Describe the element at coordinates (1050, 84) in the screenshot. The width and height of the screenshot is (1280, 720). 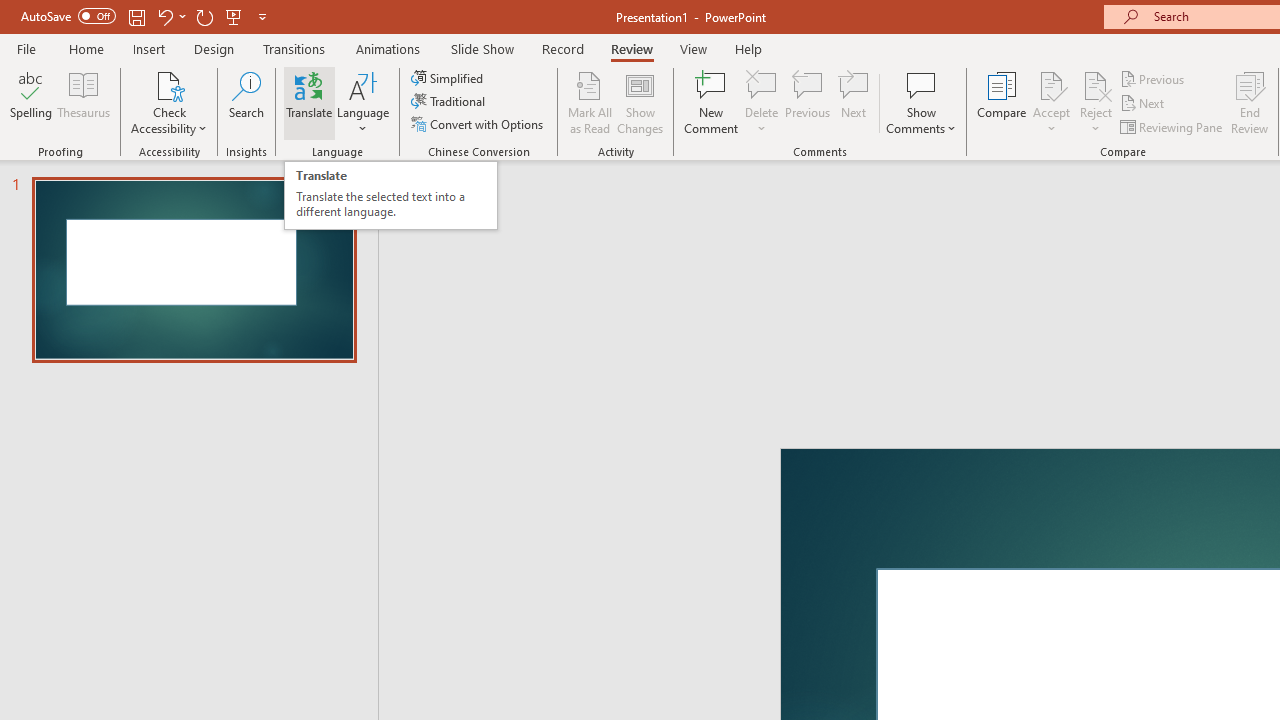
I see `'Accept Change'` at that location.